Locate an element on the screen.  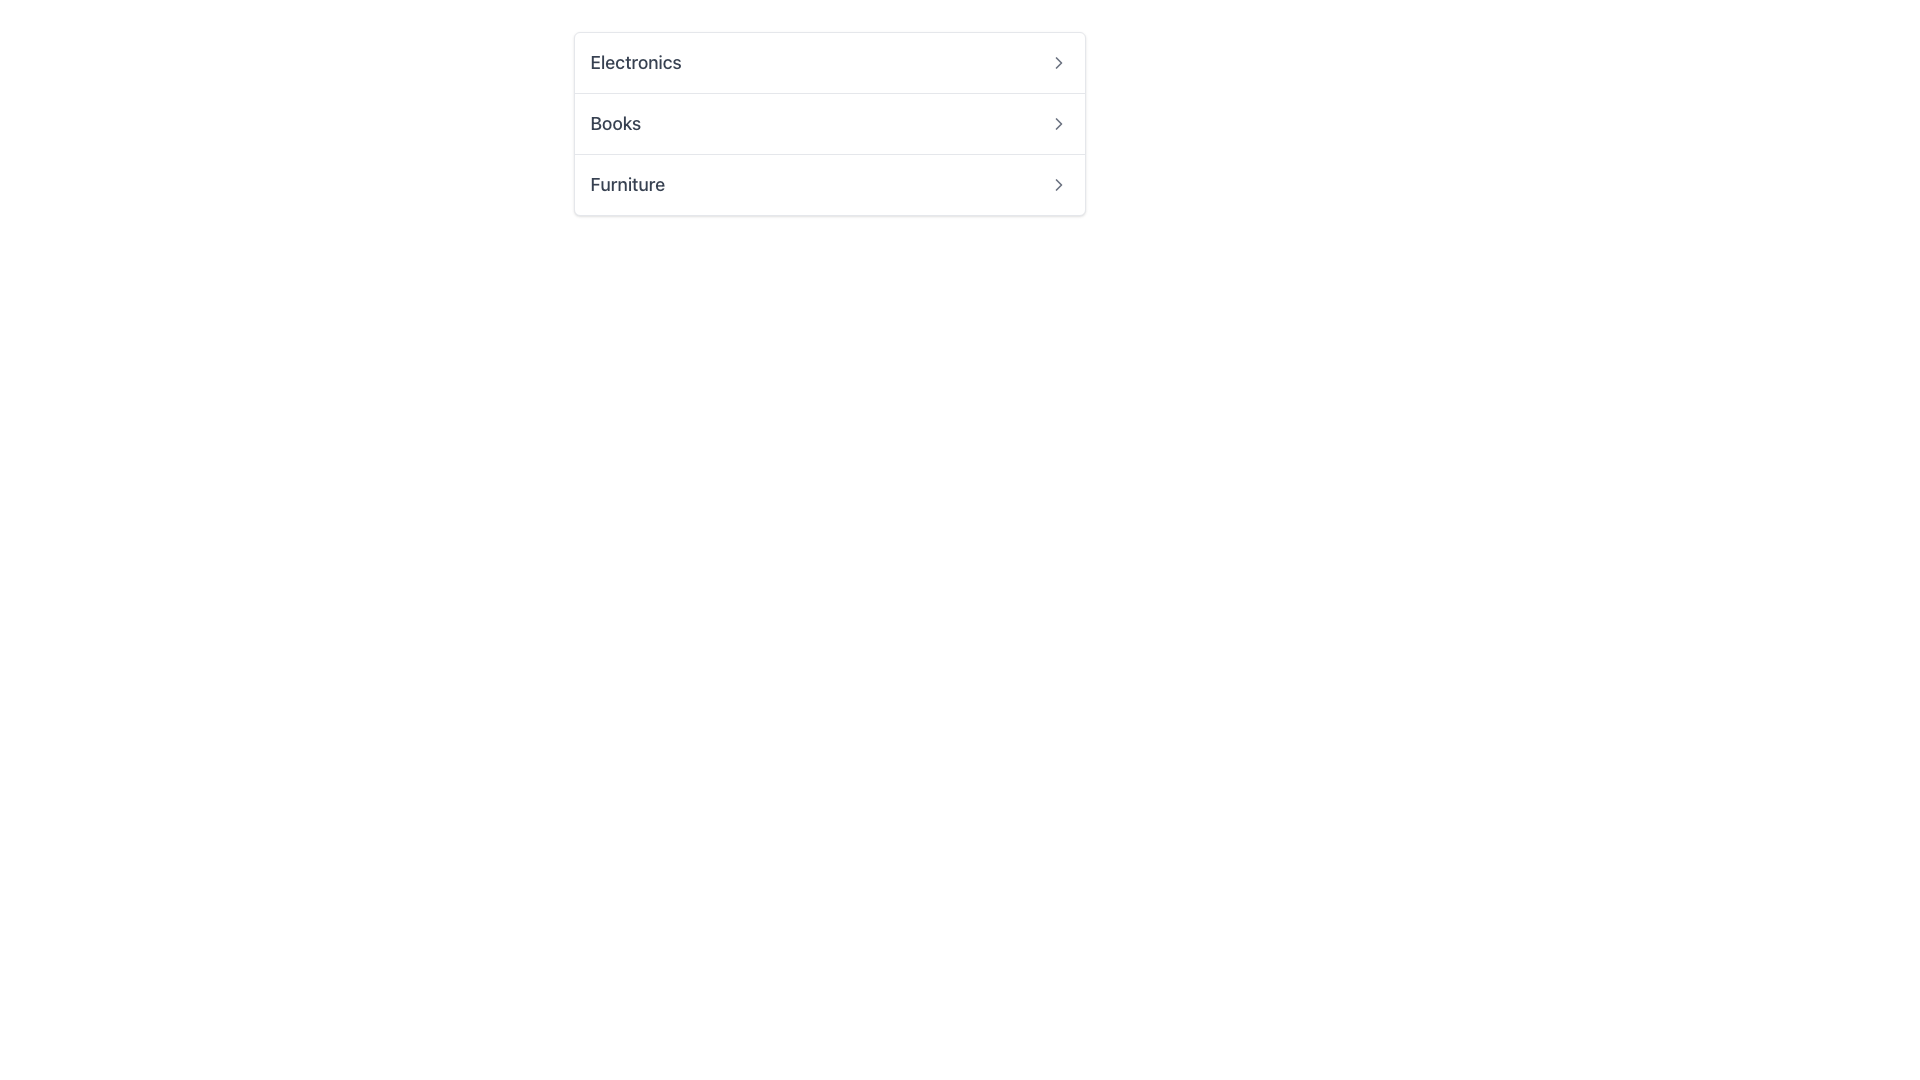
the small right-pointing chevron icon located near the right edge of the 'Furniture' option in the vertical list is located at coordinates (1057, 185).